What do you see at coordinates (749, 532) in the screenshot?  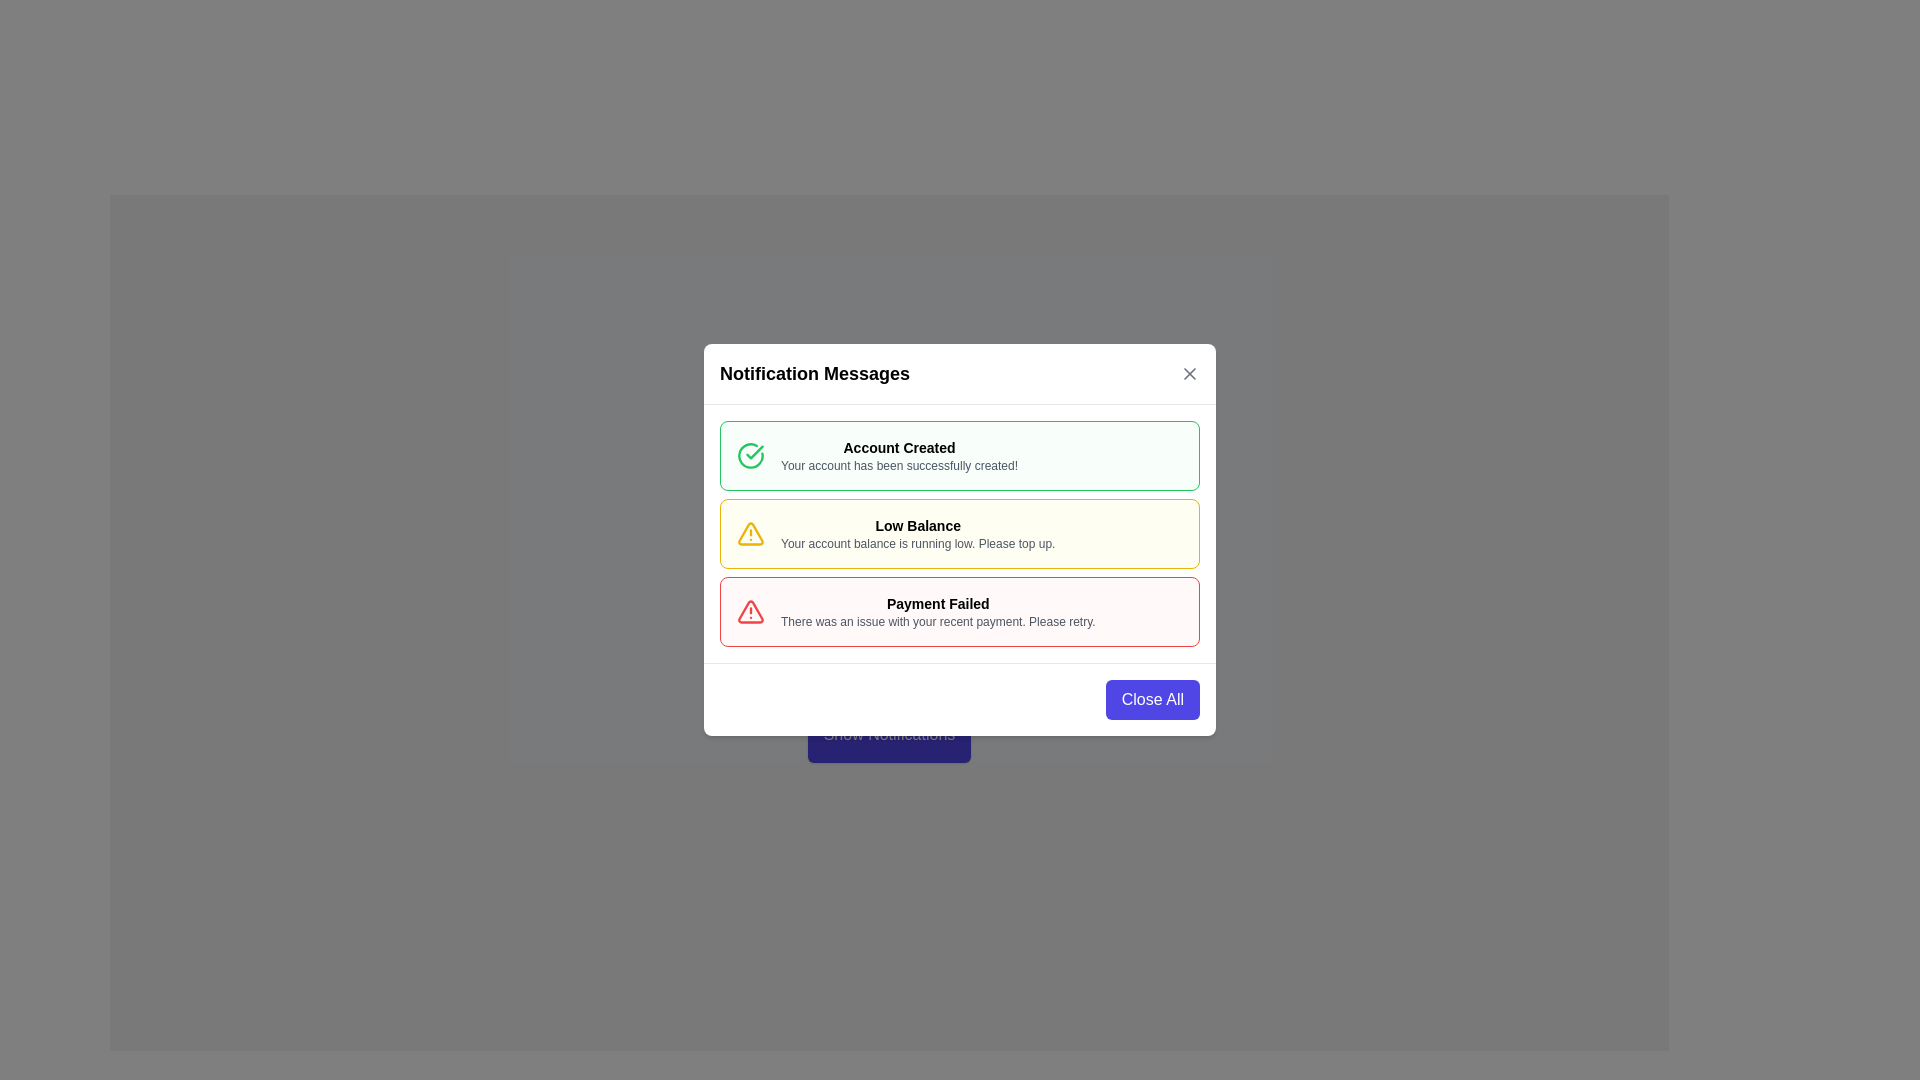 I see `the warning icon that indicates a 'Low Balance' issue, which is located to the left of the text content in the notification` at bounding box center [749, 532].